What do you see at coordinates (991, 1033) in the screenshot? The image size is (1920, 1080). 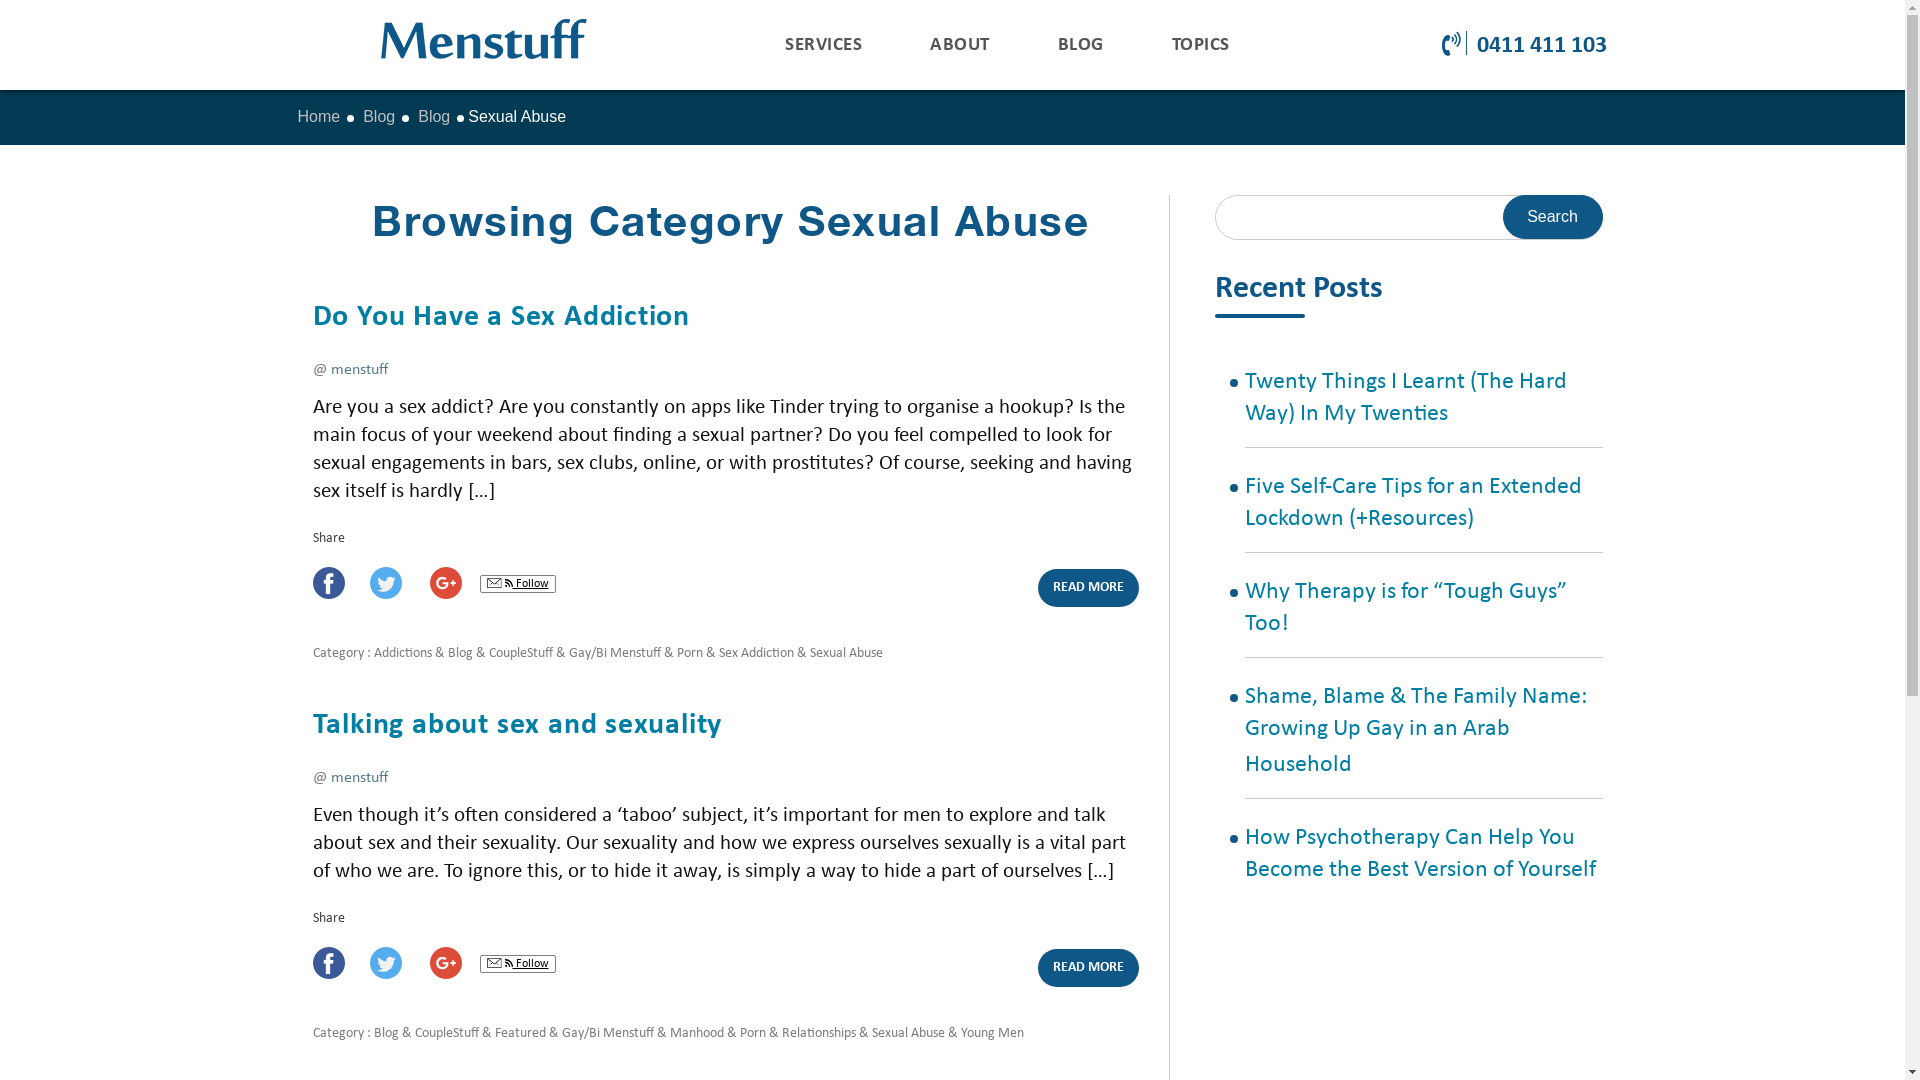 I see `'Young Men'` at bounding box center [991, 1033].